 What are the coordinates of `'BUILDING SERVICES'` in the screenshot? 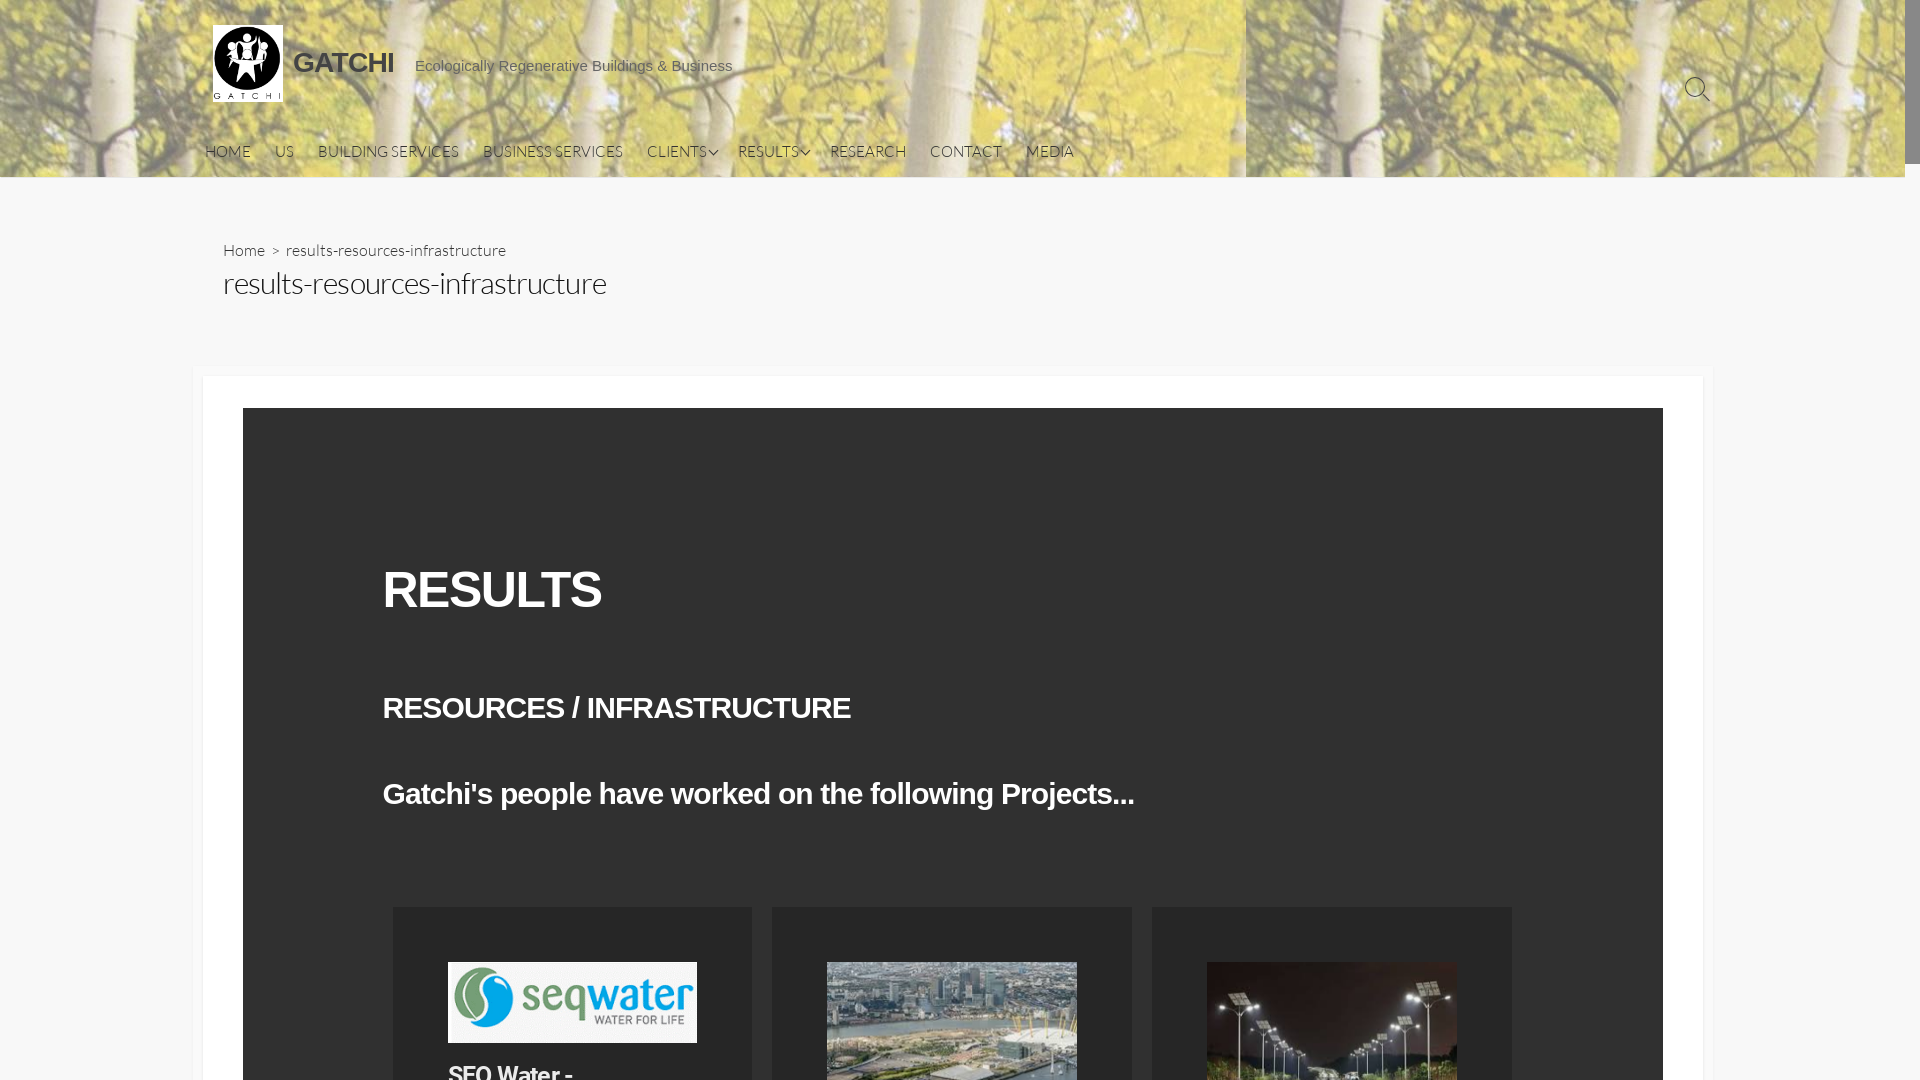 It's located at (305, 150).